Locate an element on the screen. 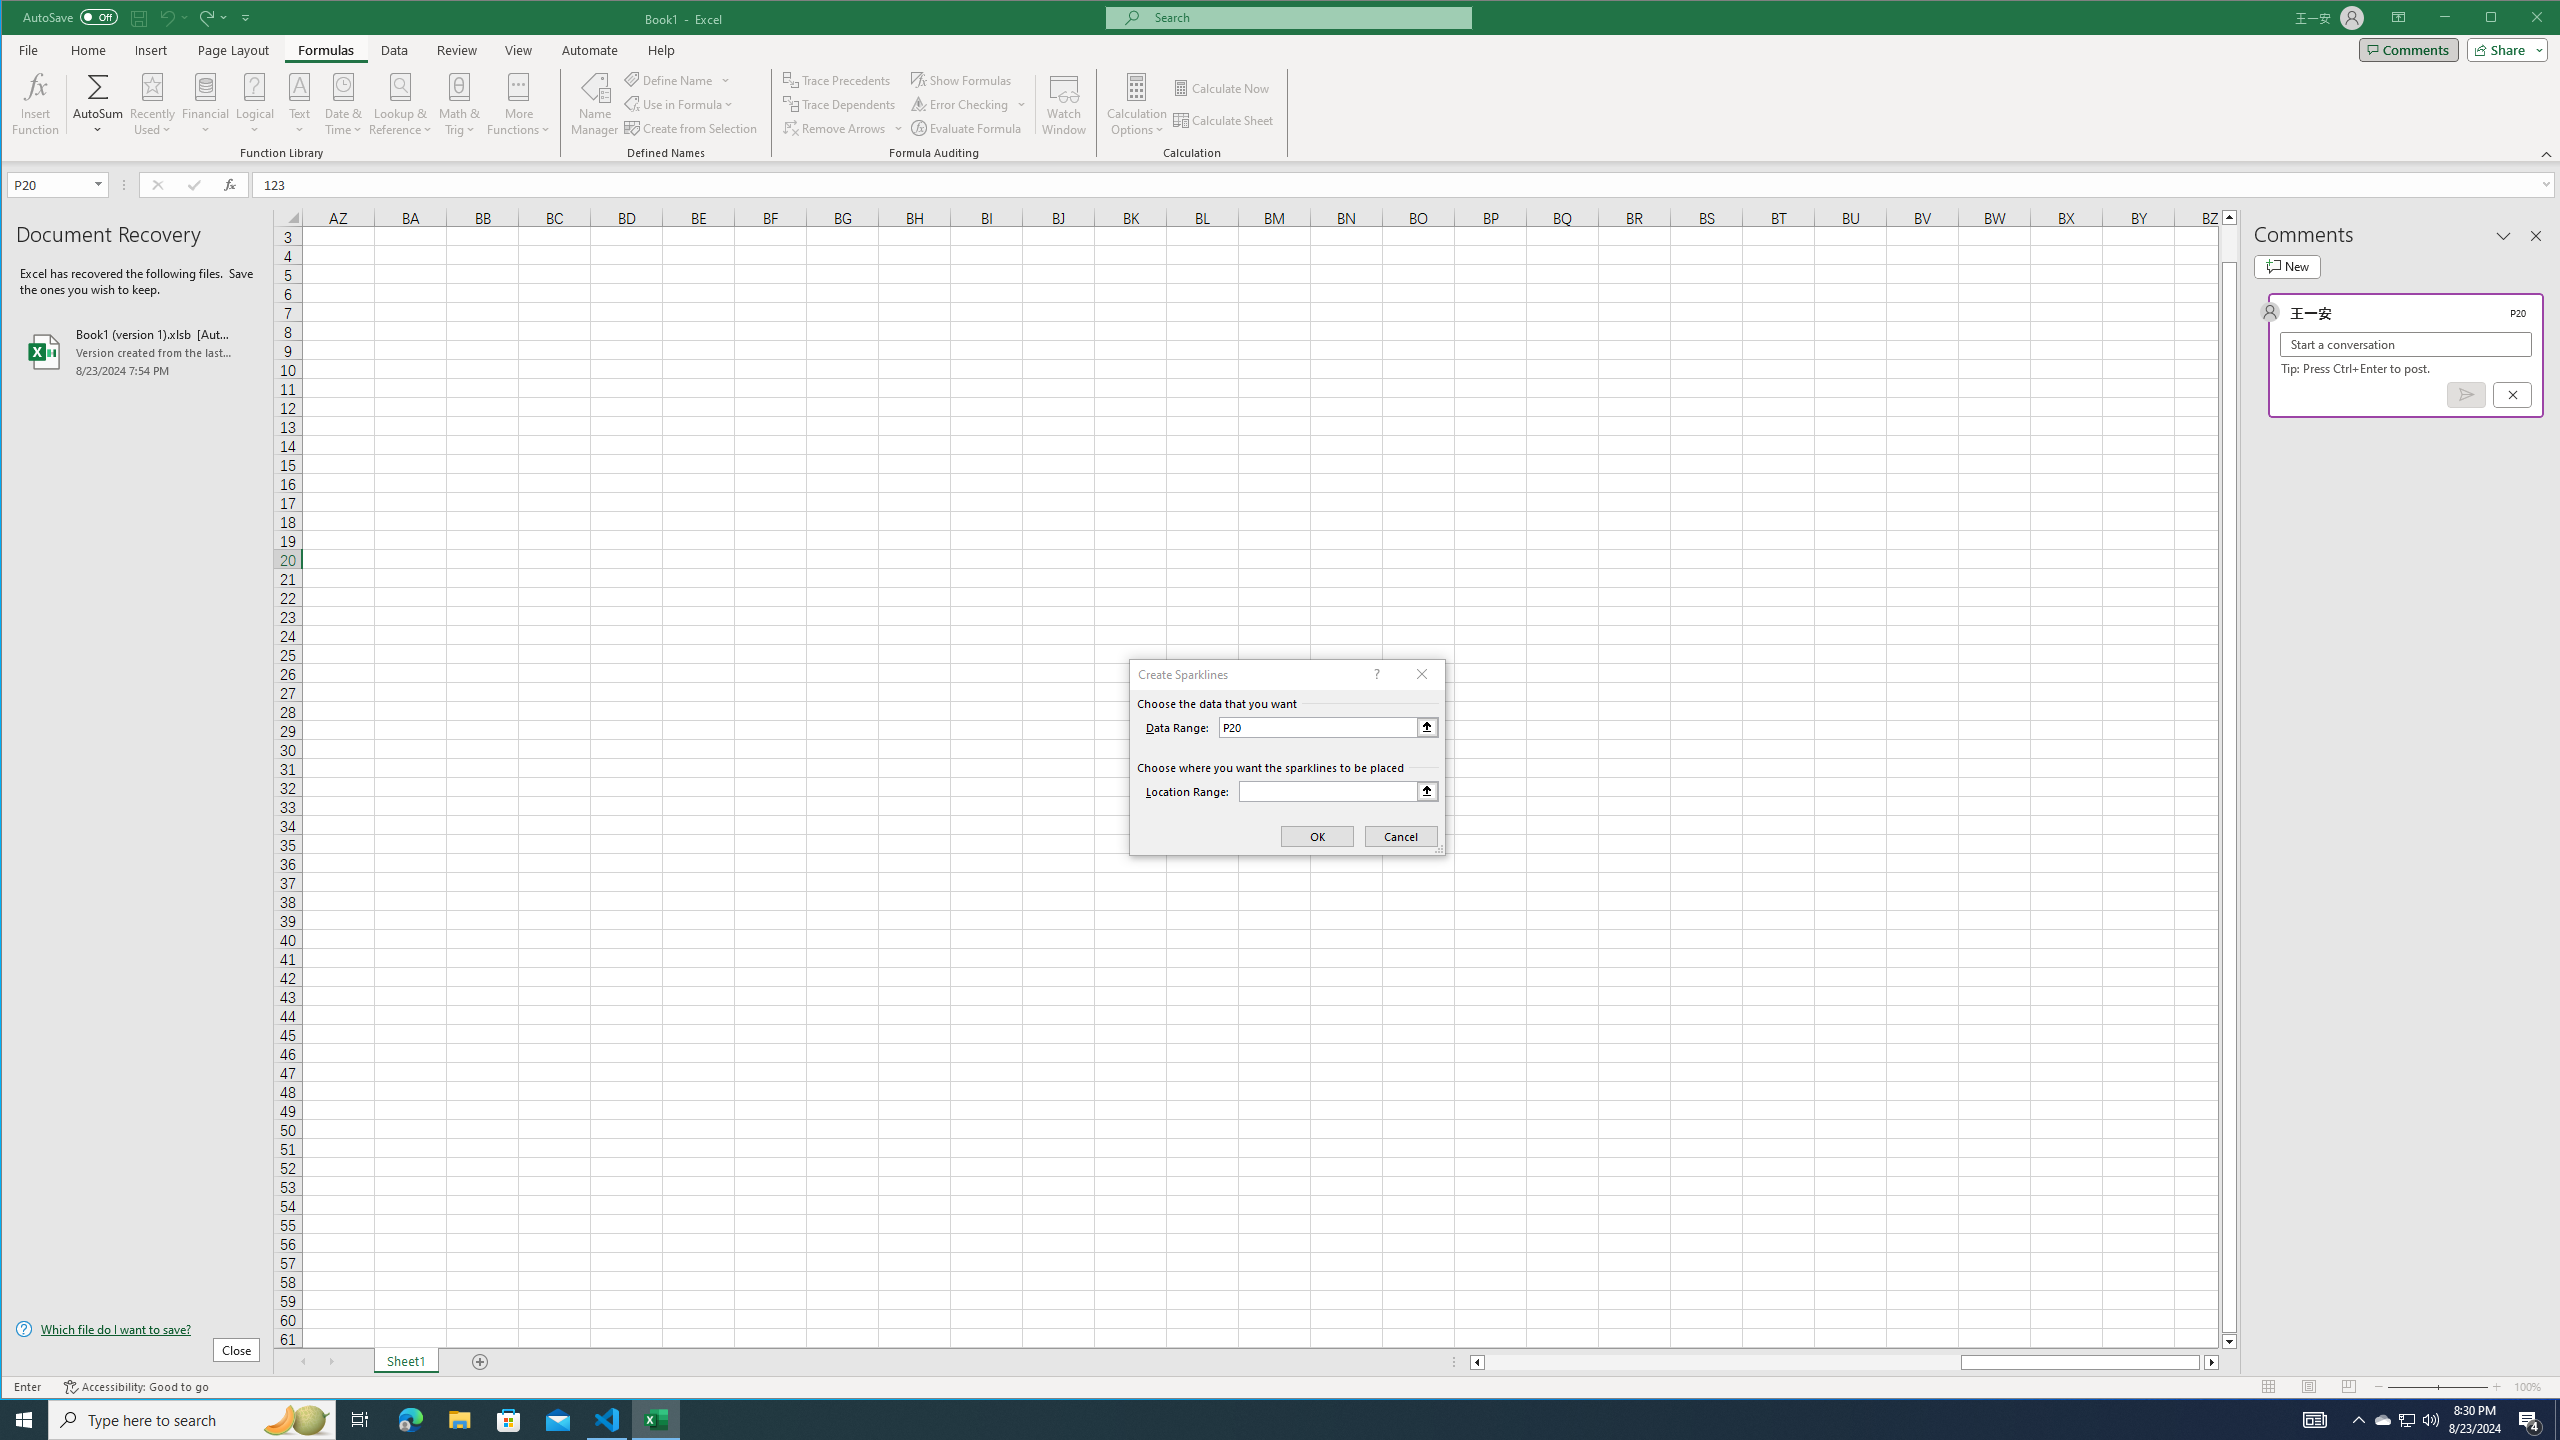 This screenshot has height=1440, width=2560. 'New comment' is located at coordinates (2286, 267).